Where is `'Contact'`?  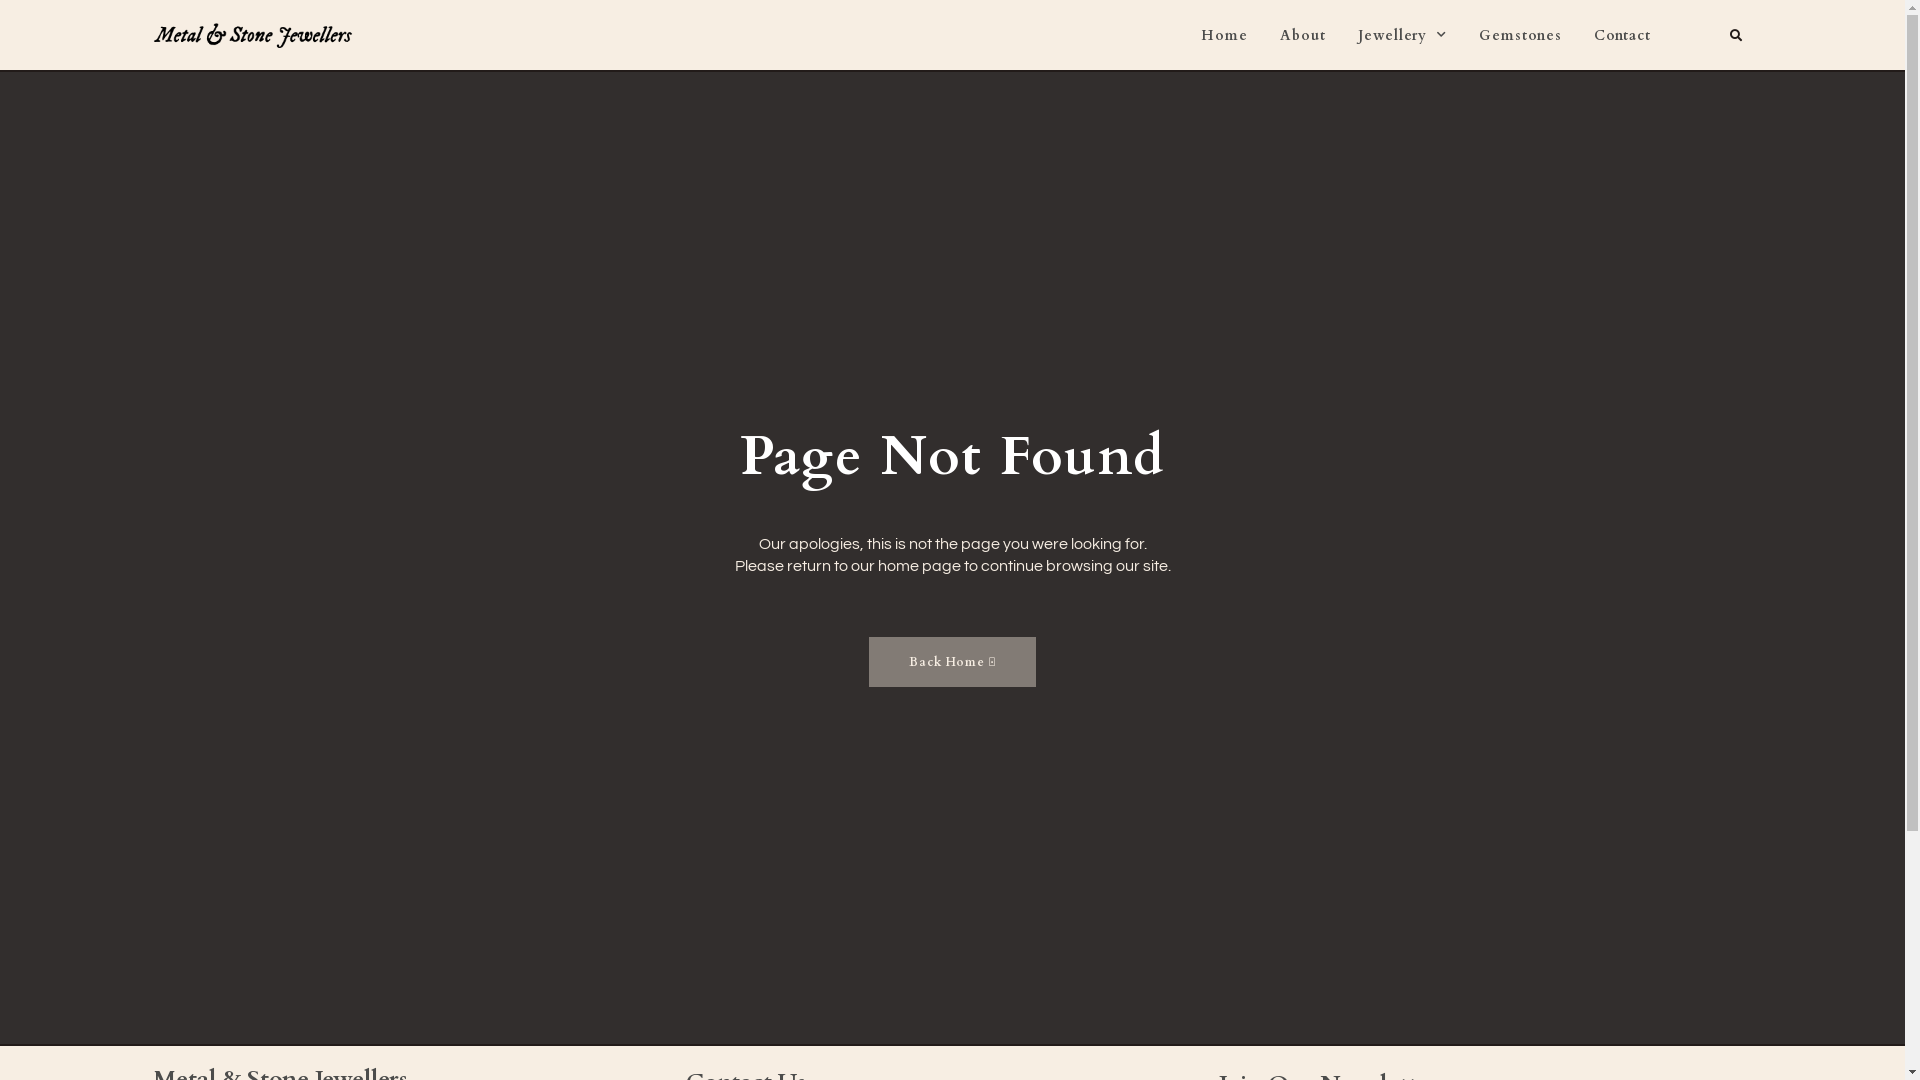 'Contact' is located at coordinates (1592, 35).